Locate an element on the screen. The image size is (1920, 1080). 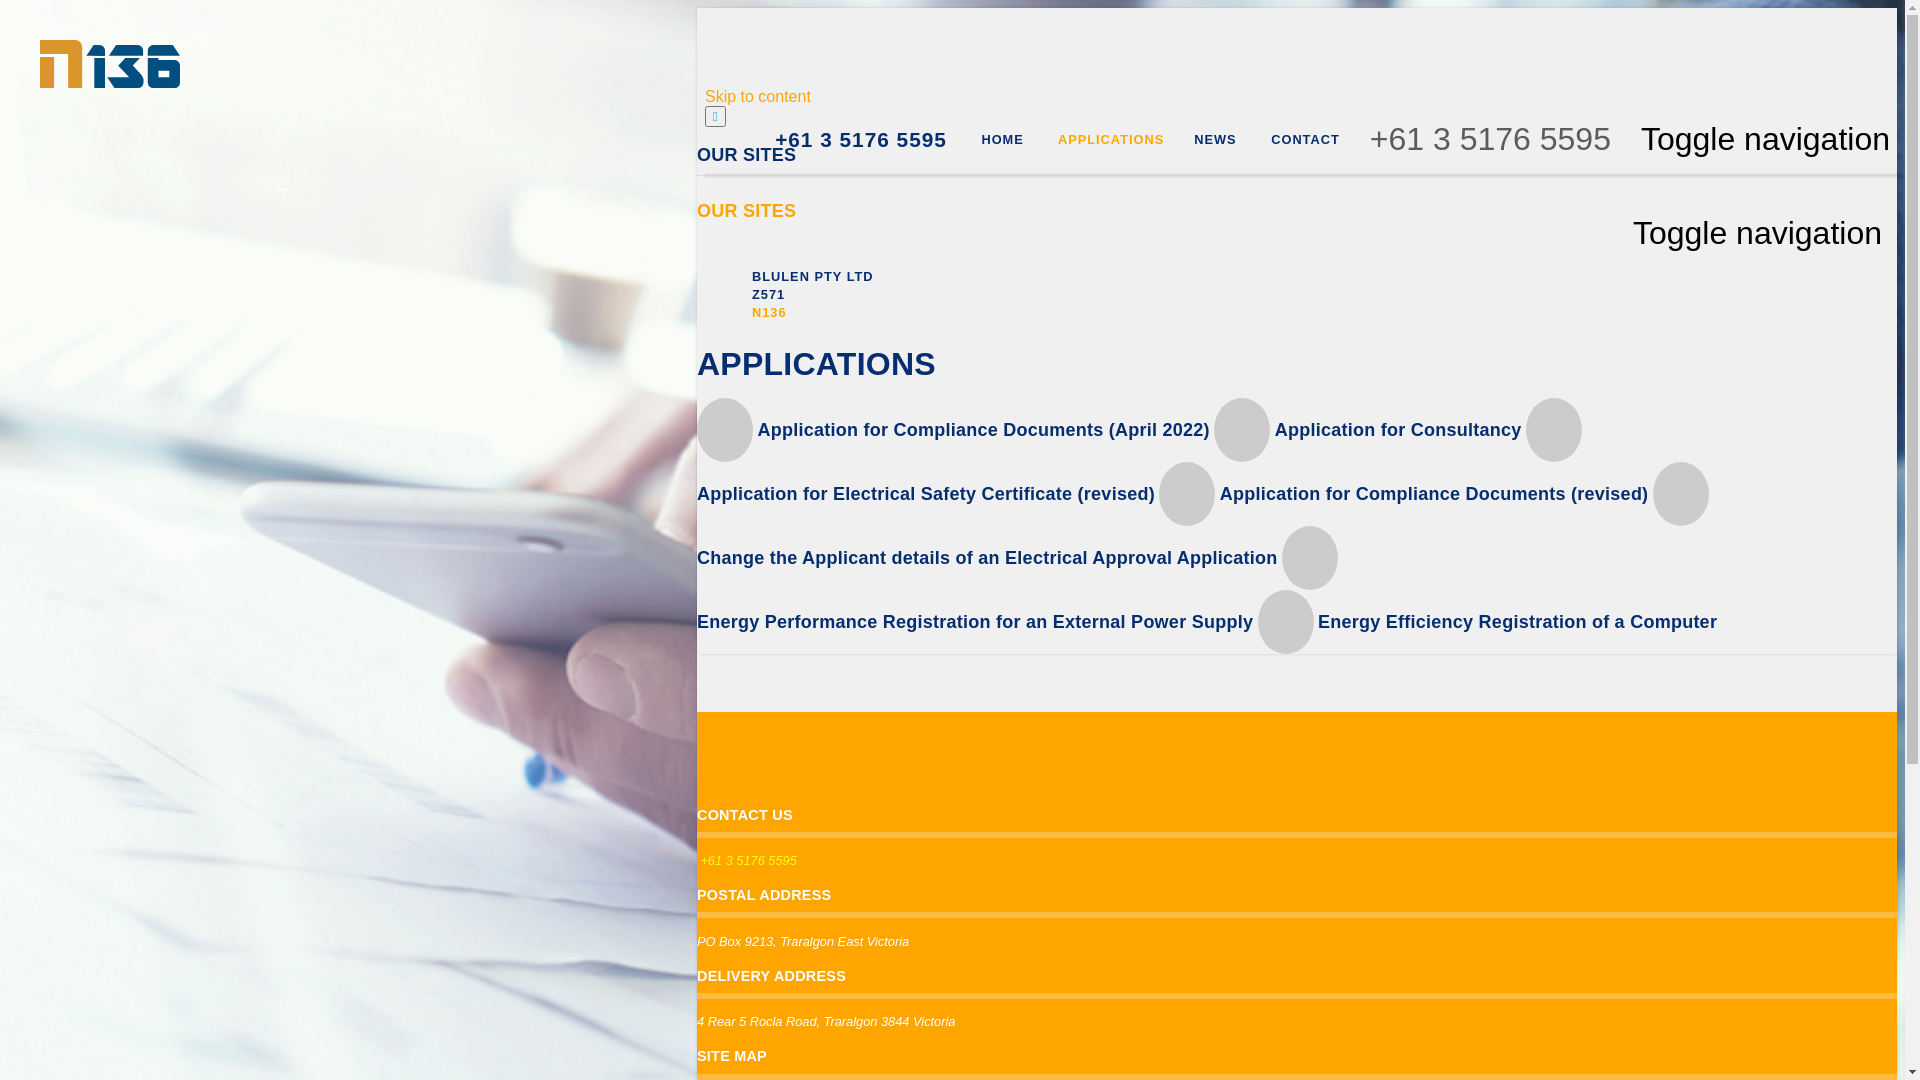
'Application for Consultancy' is located at coordinates (1368, 428).